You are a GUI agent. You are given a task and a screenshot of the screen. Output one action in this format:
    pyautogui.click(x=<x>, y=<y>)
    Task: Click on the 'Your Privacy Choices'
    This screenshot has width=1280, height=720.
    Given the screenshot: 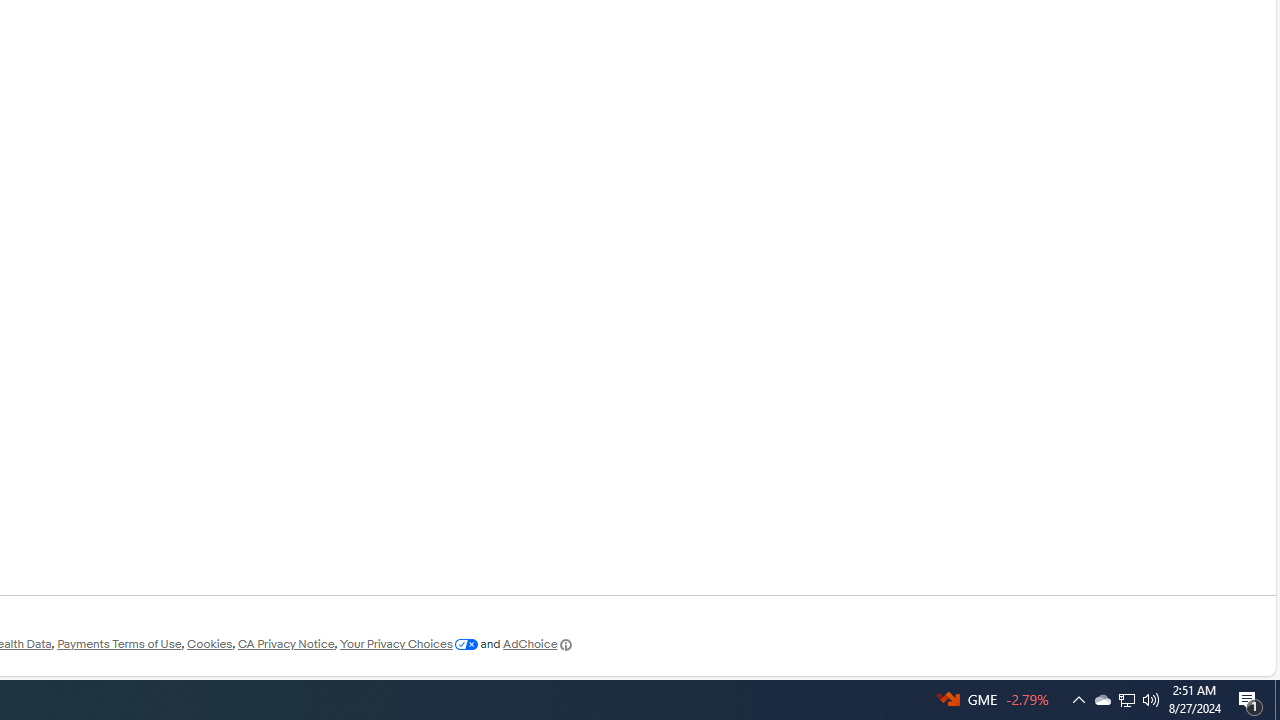 What is the action you would take?
    pyautogui.click(x=407, y=644)
    